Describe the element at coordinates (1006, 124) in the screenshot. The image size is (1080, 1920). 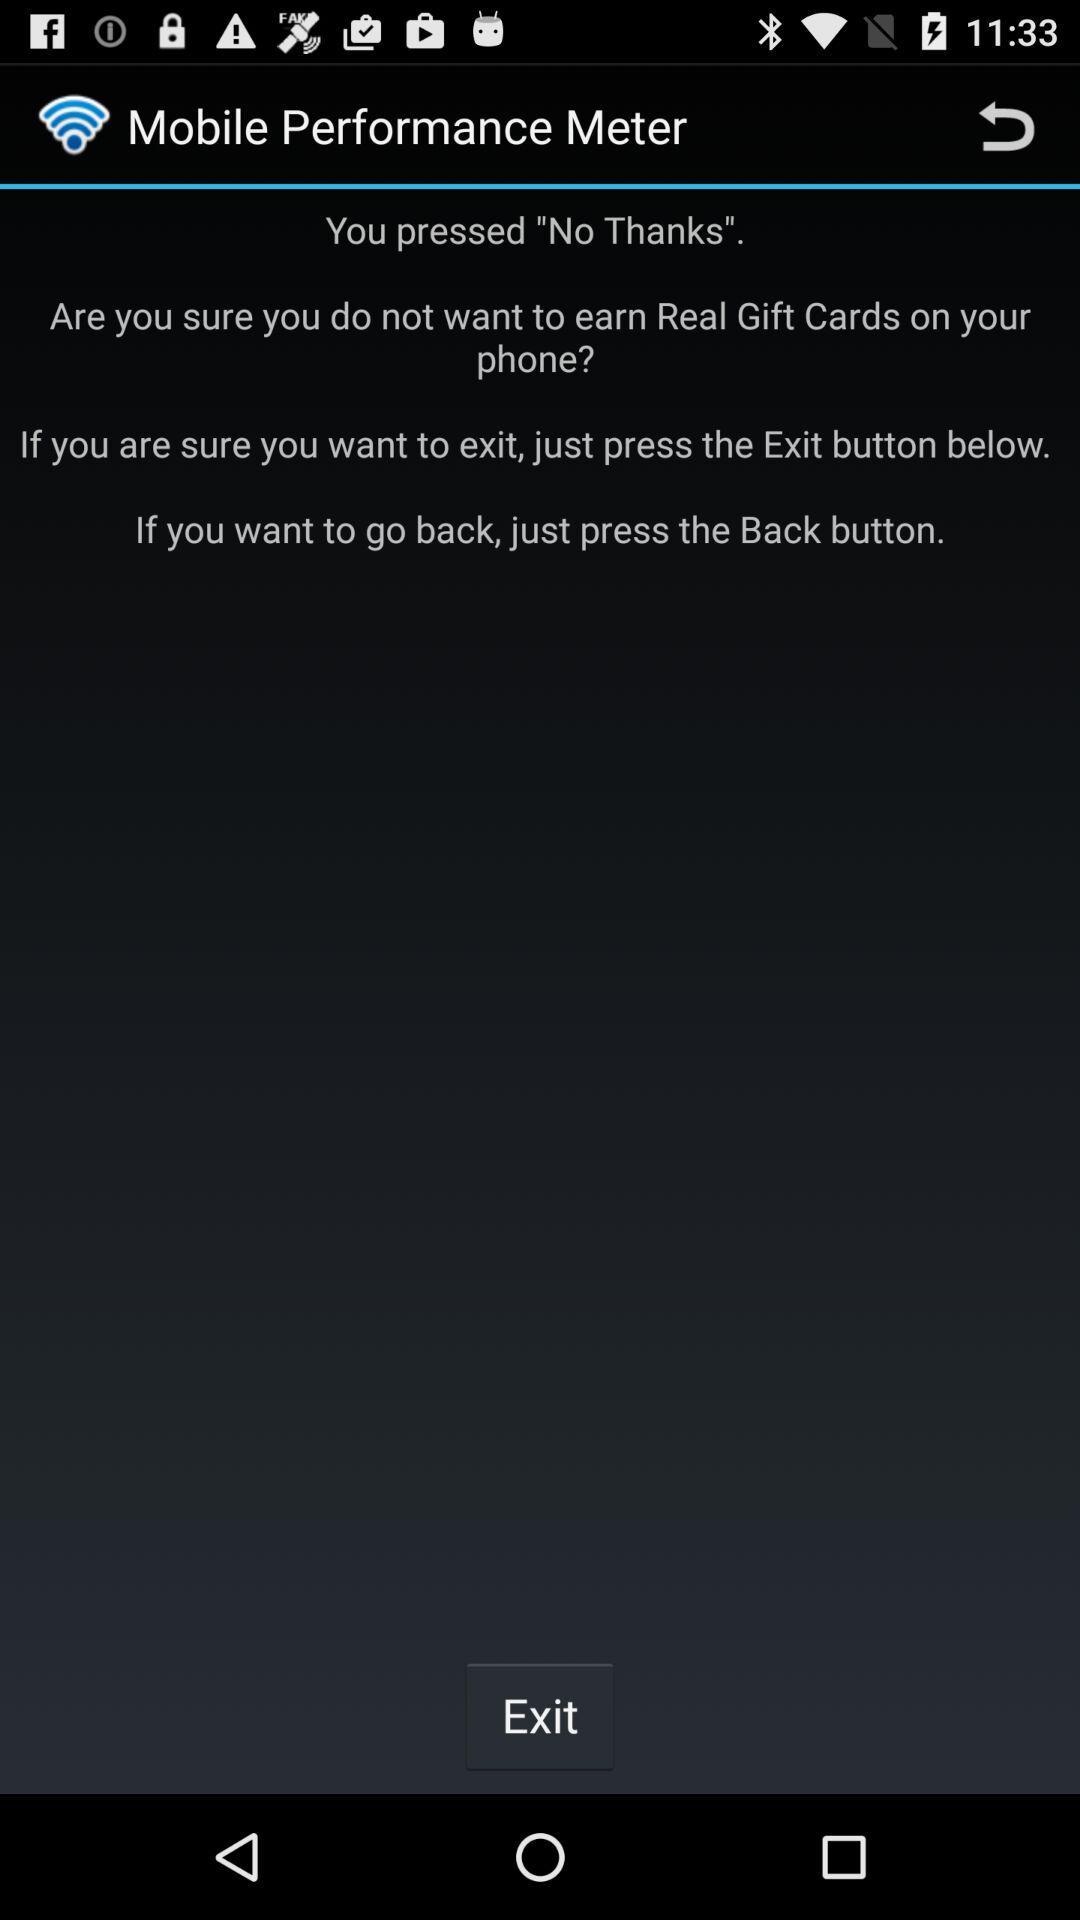
I see `the icon at the top right corner` at that location.